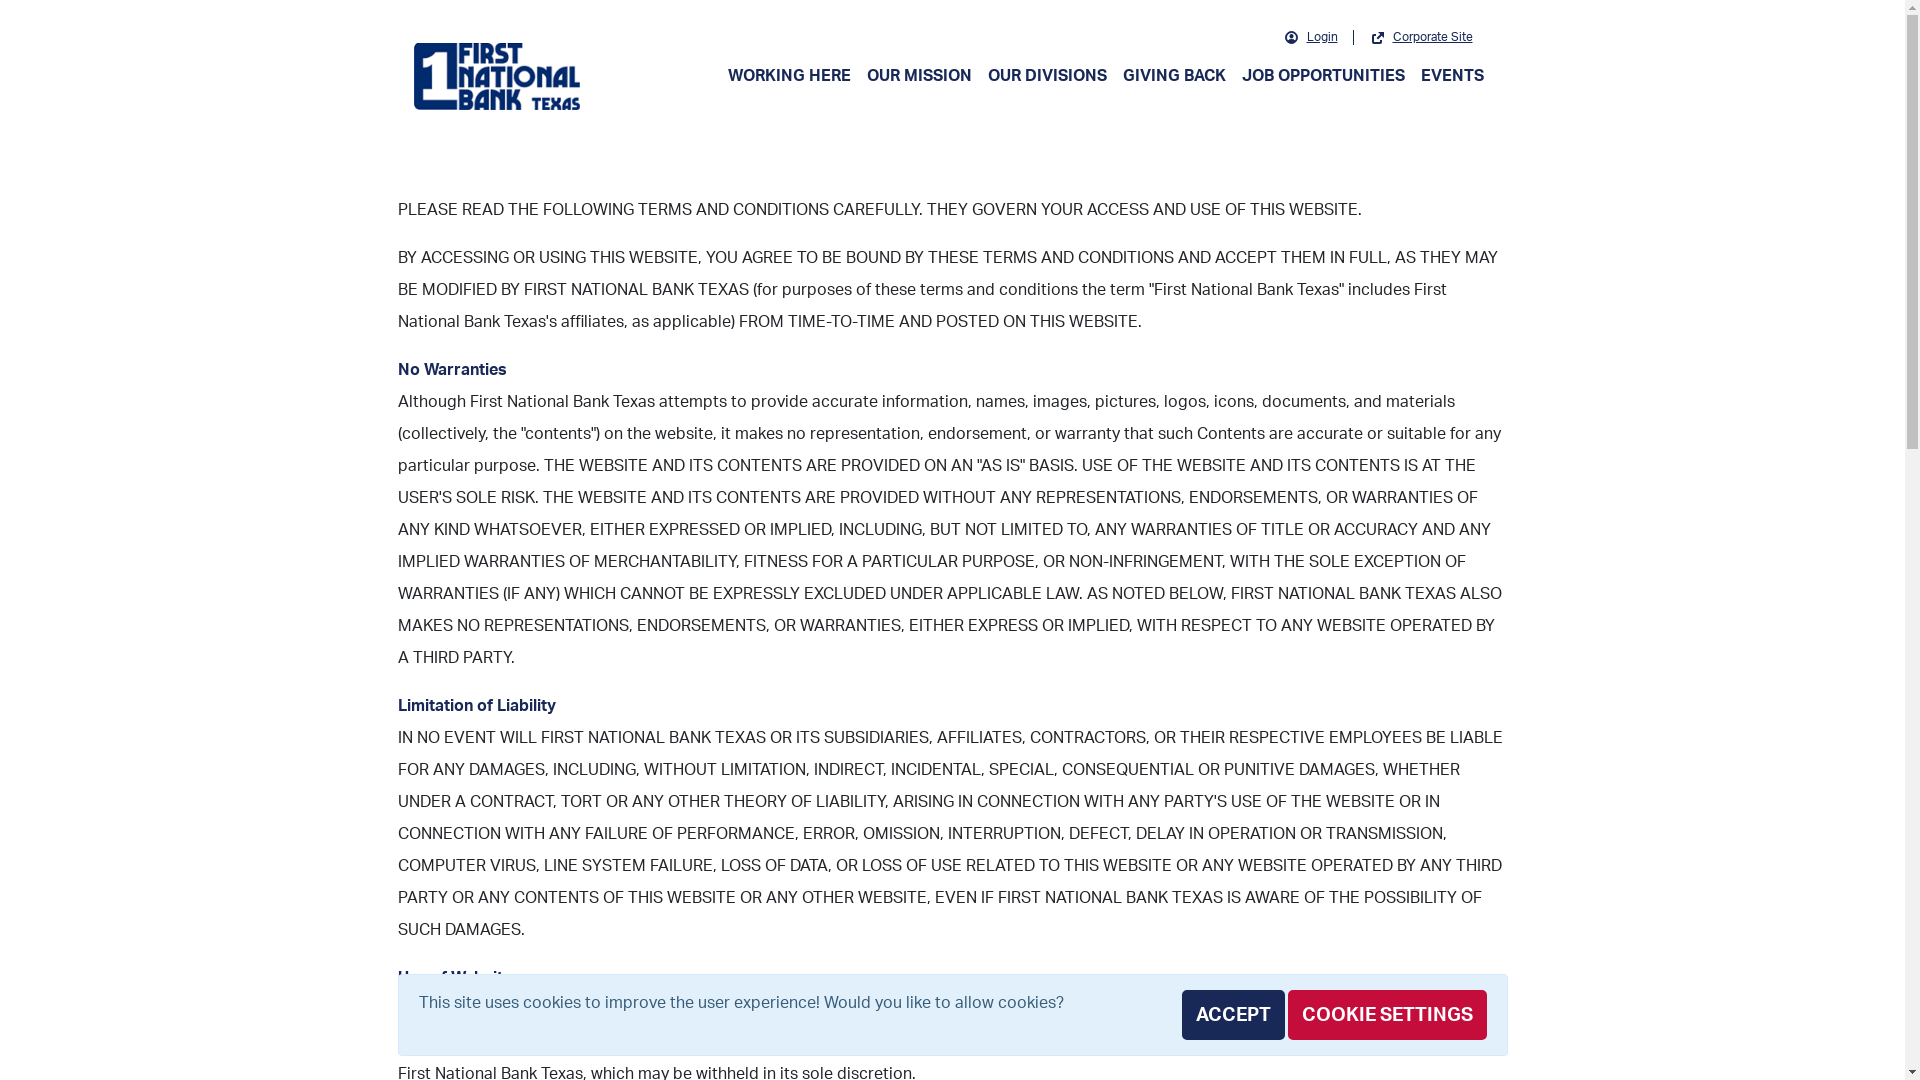  What do you see at coordinates (858, 75) in the screenshot?
I see `'OUR MISSION'` at bounding box center [858, 75].